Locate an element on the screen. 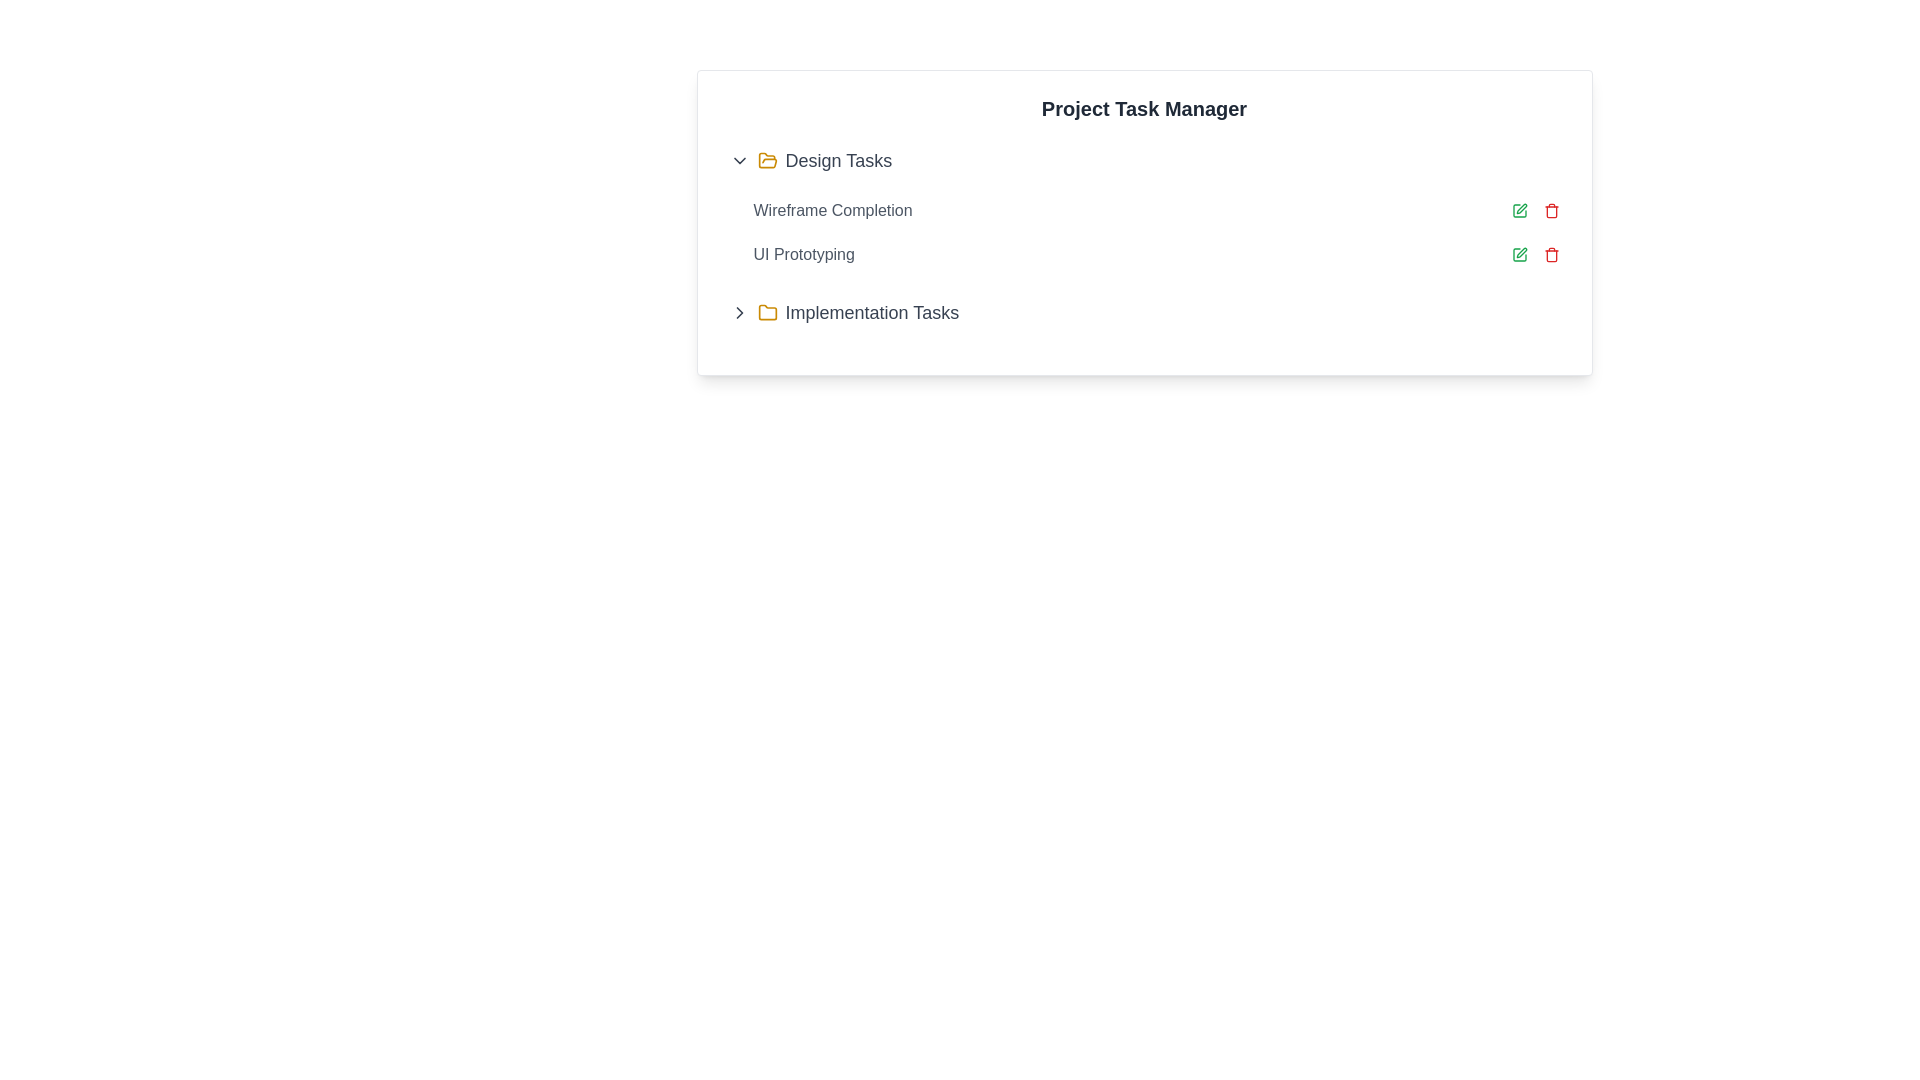 This screenshot has width=1920, height=1080. the delete button located to the far right of the 'Wireframe Completion' text row, after the green edit icon is located at coordinates (1550, 211).